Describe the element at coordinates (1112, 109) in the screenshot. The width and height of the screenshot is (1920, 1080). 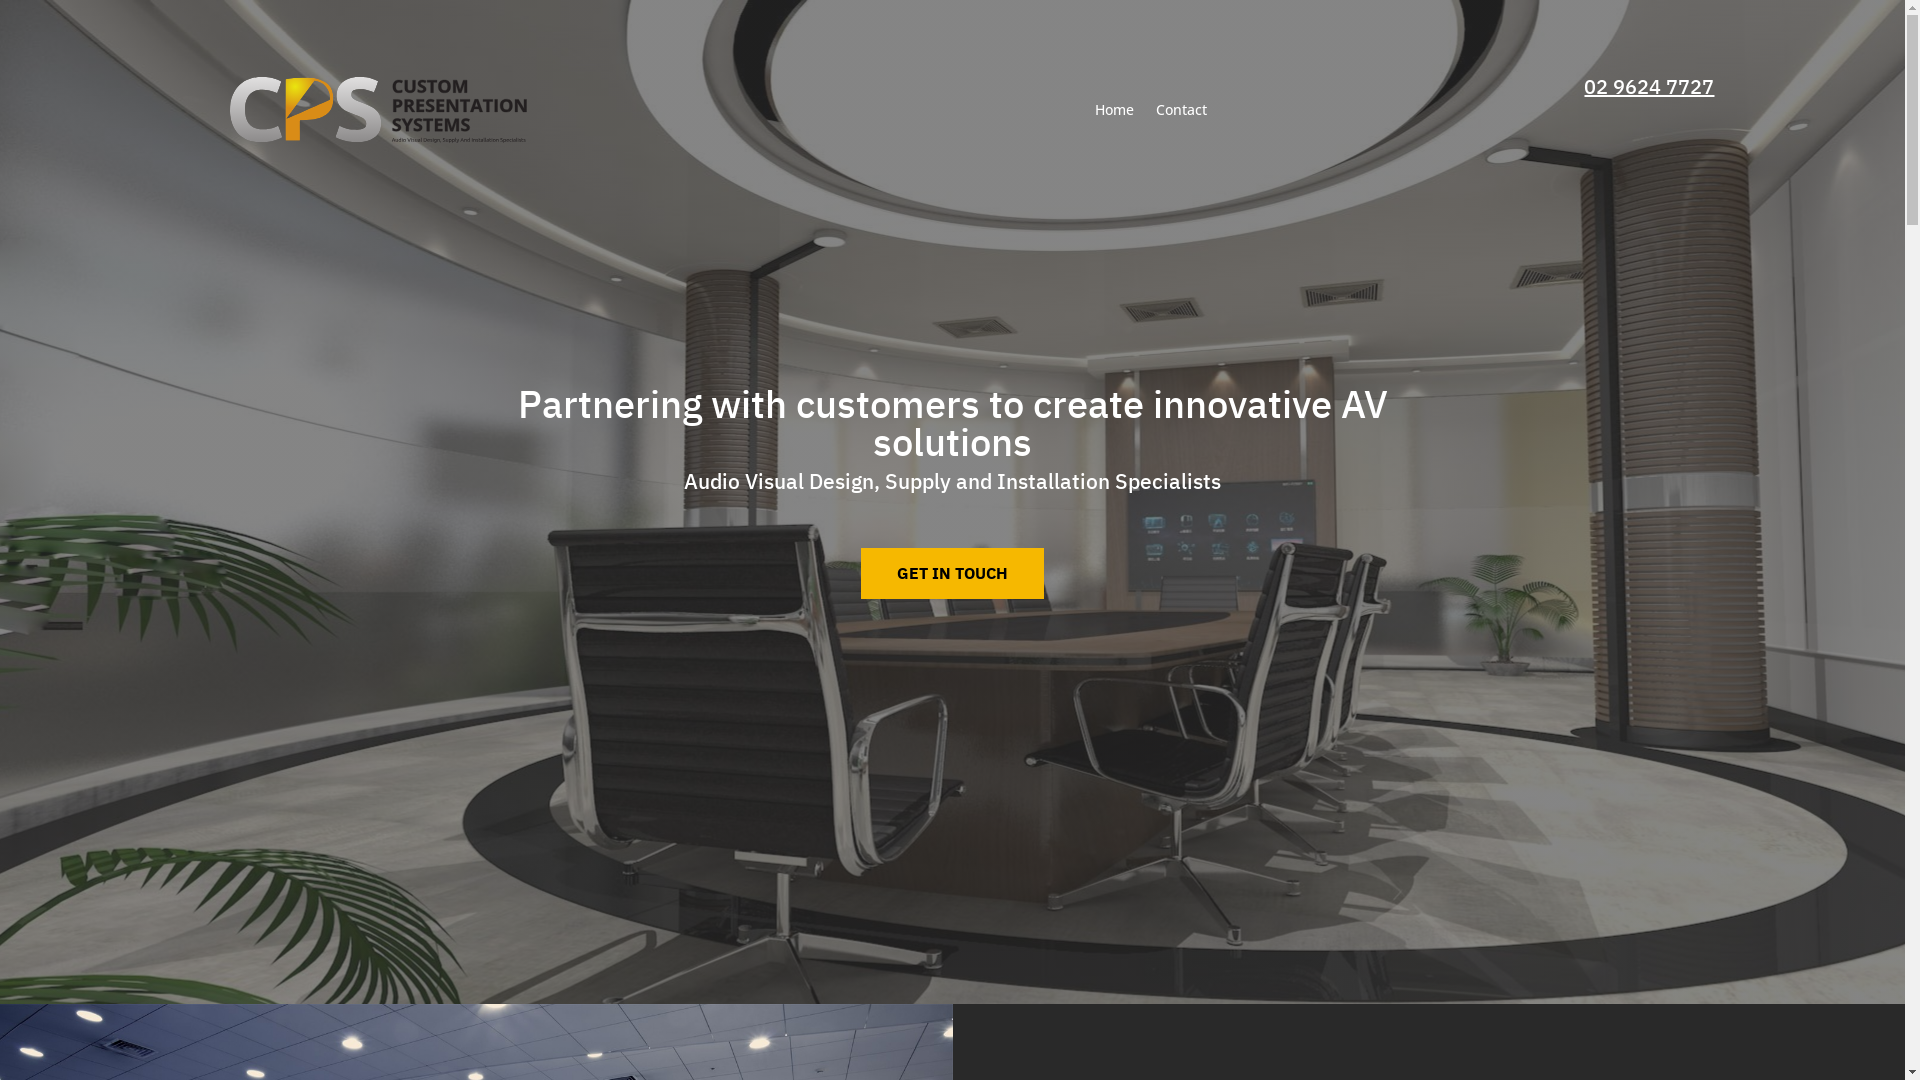
I see `'Home'` at that location.